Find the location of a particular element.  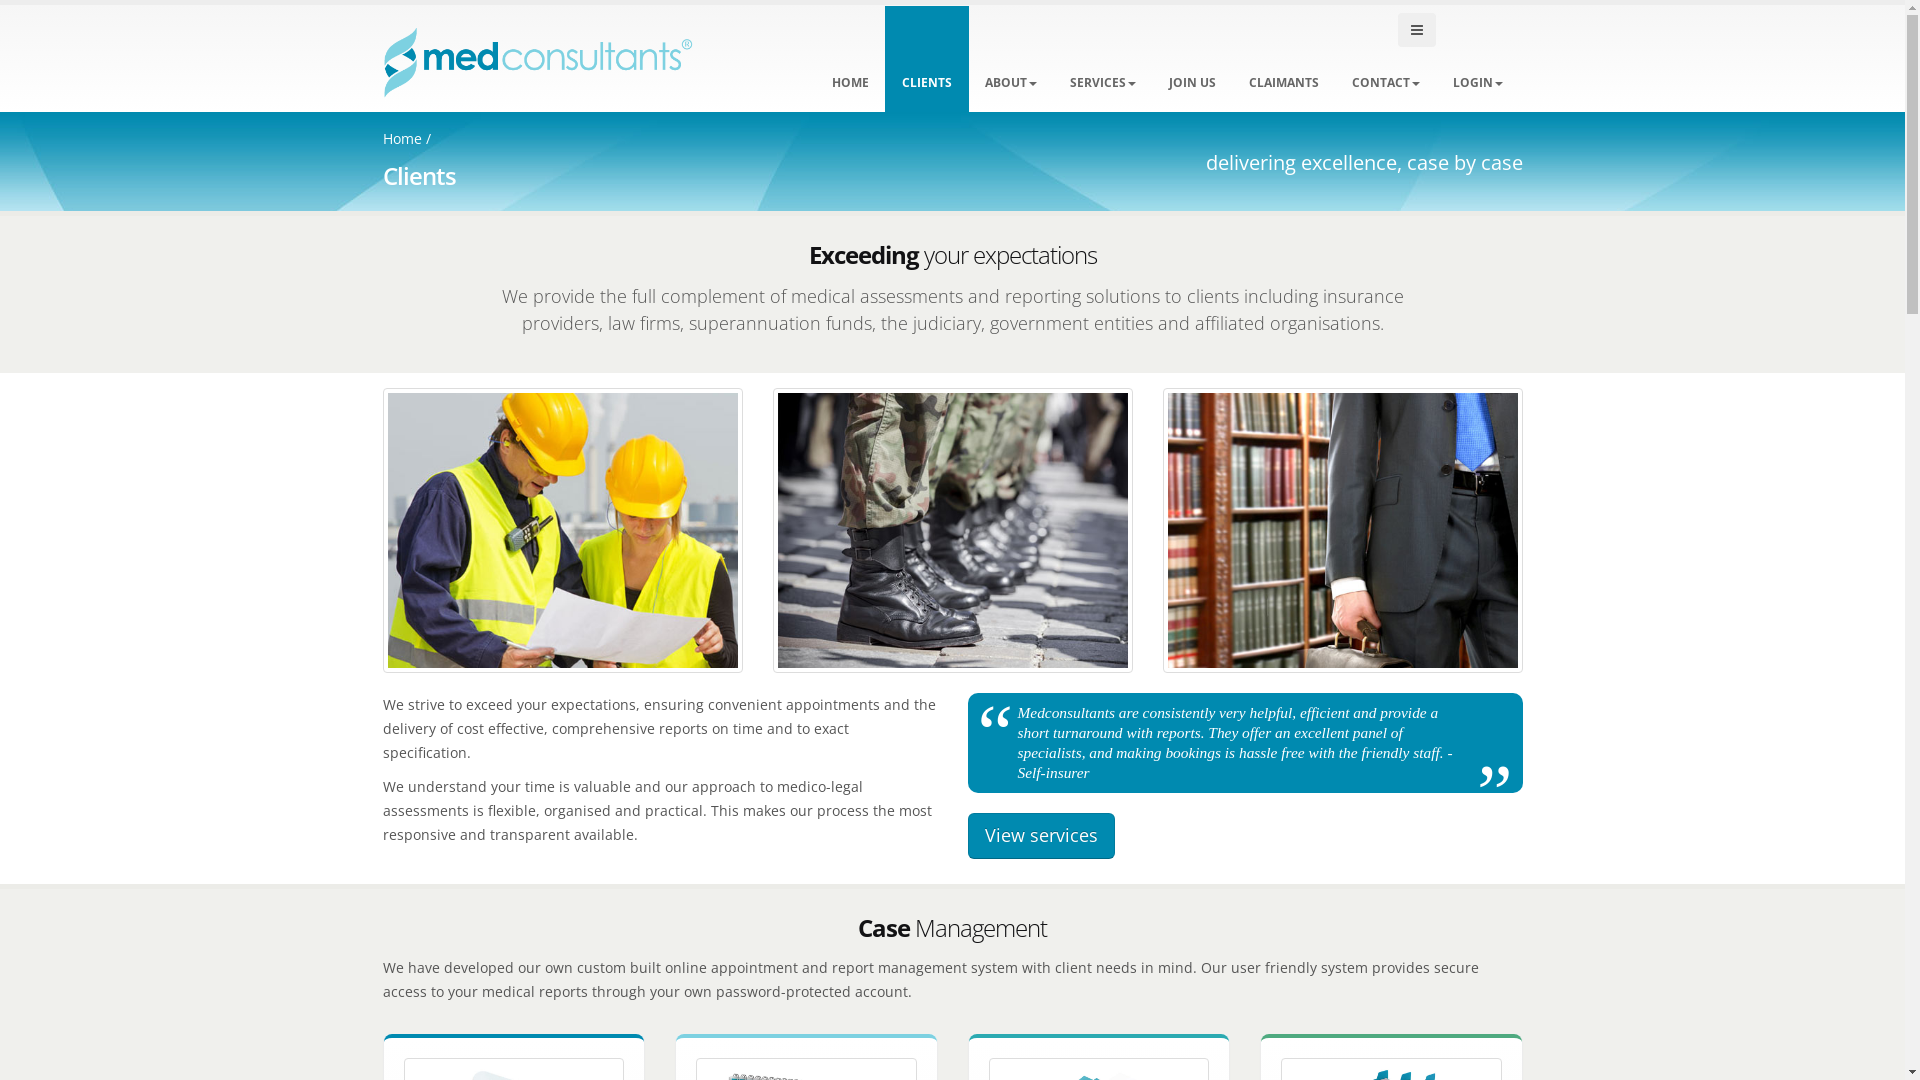

'CLAIMANTS' is located at coordinates (1283, 58).